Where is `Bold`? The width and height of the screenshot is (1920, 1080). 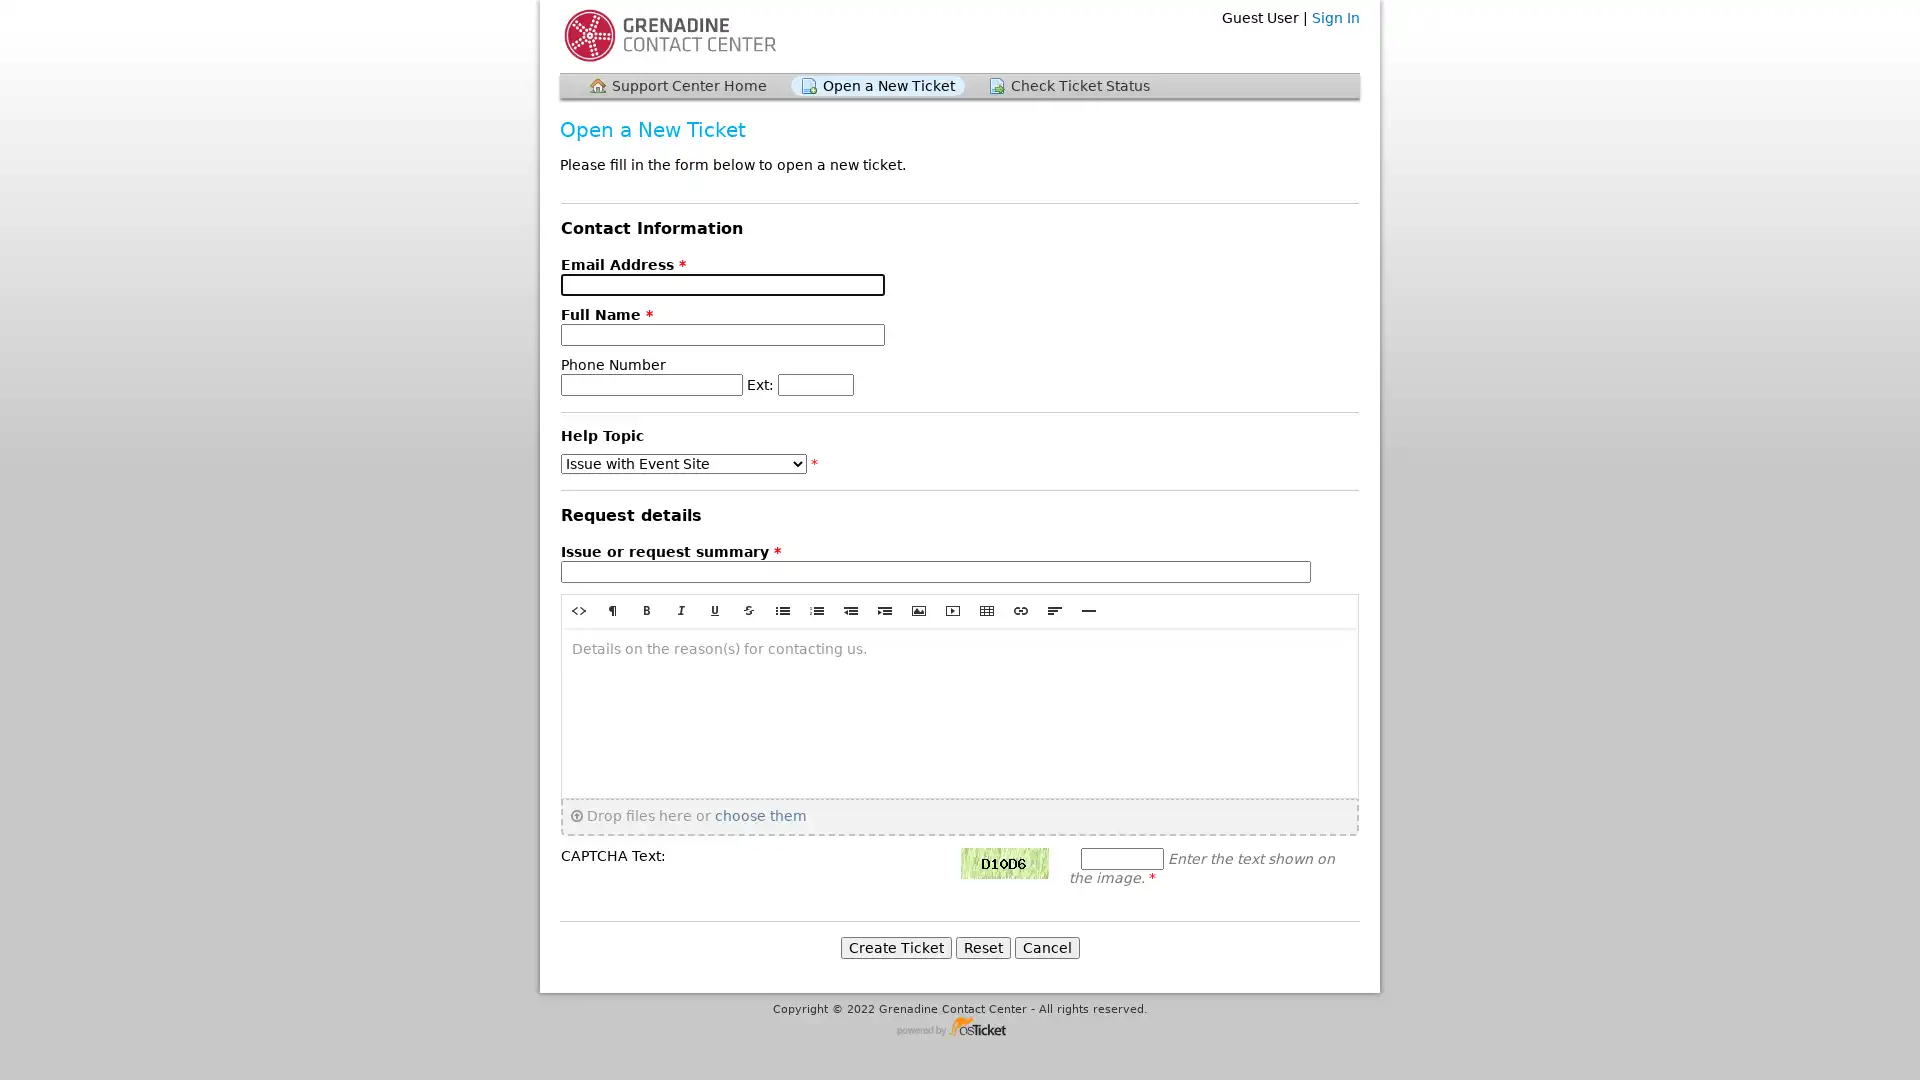
Bold is located at coordinates (647, 609).